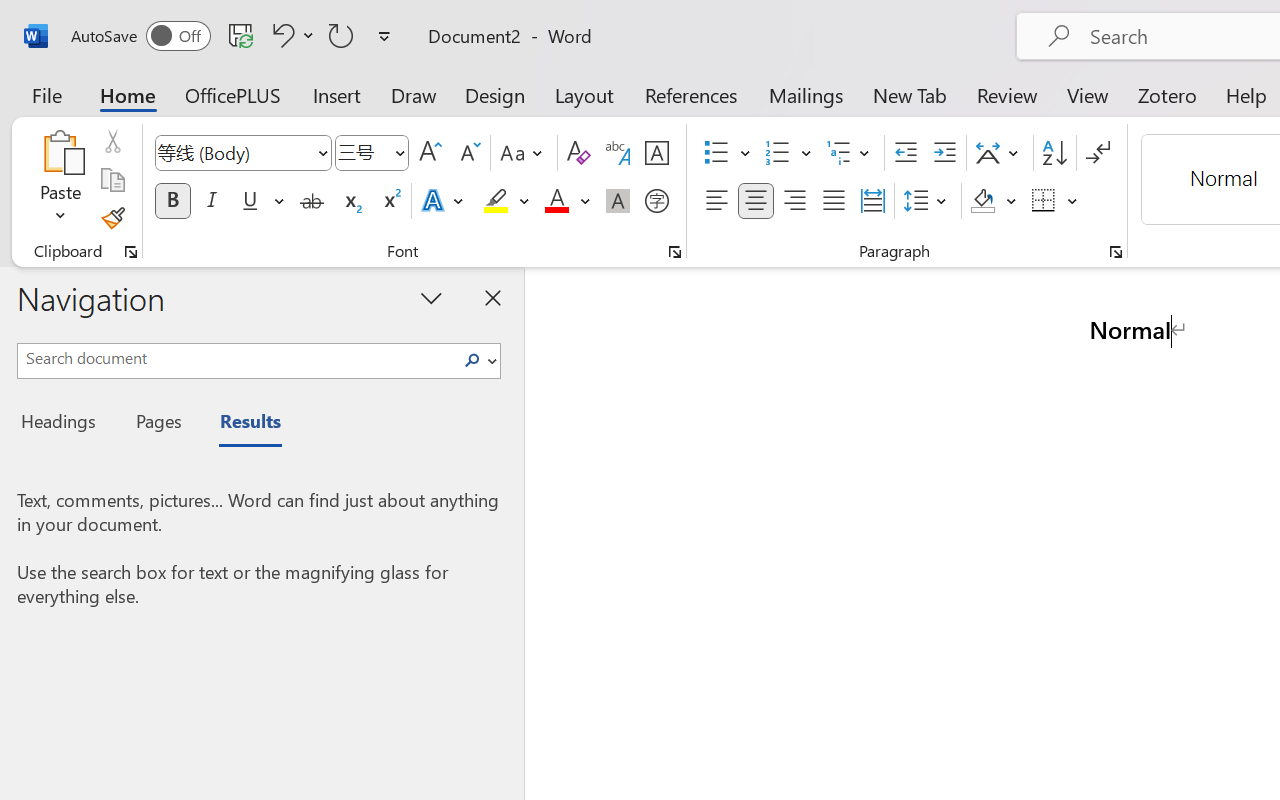 The width and height of the screenshot is (1280, 800). I want to click on 'Line and Paragraph Spacing', so click(927, 201).